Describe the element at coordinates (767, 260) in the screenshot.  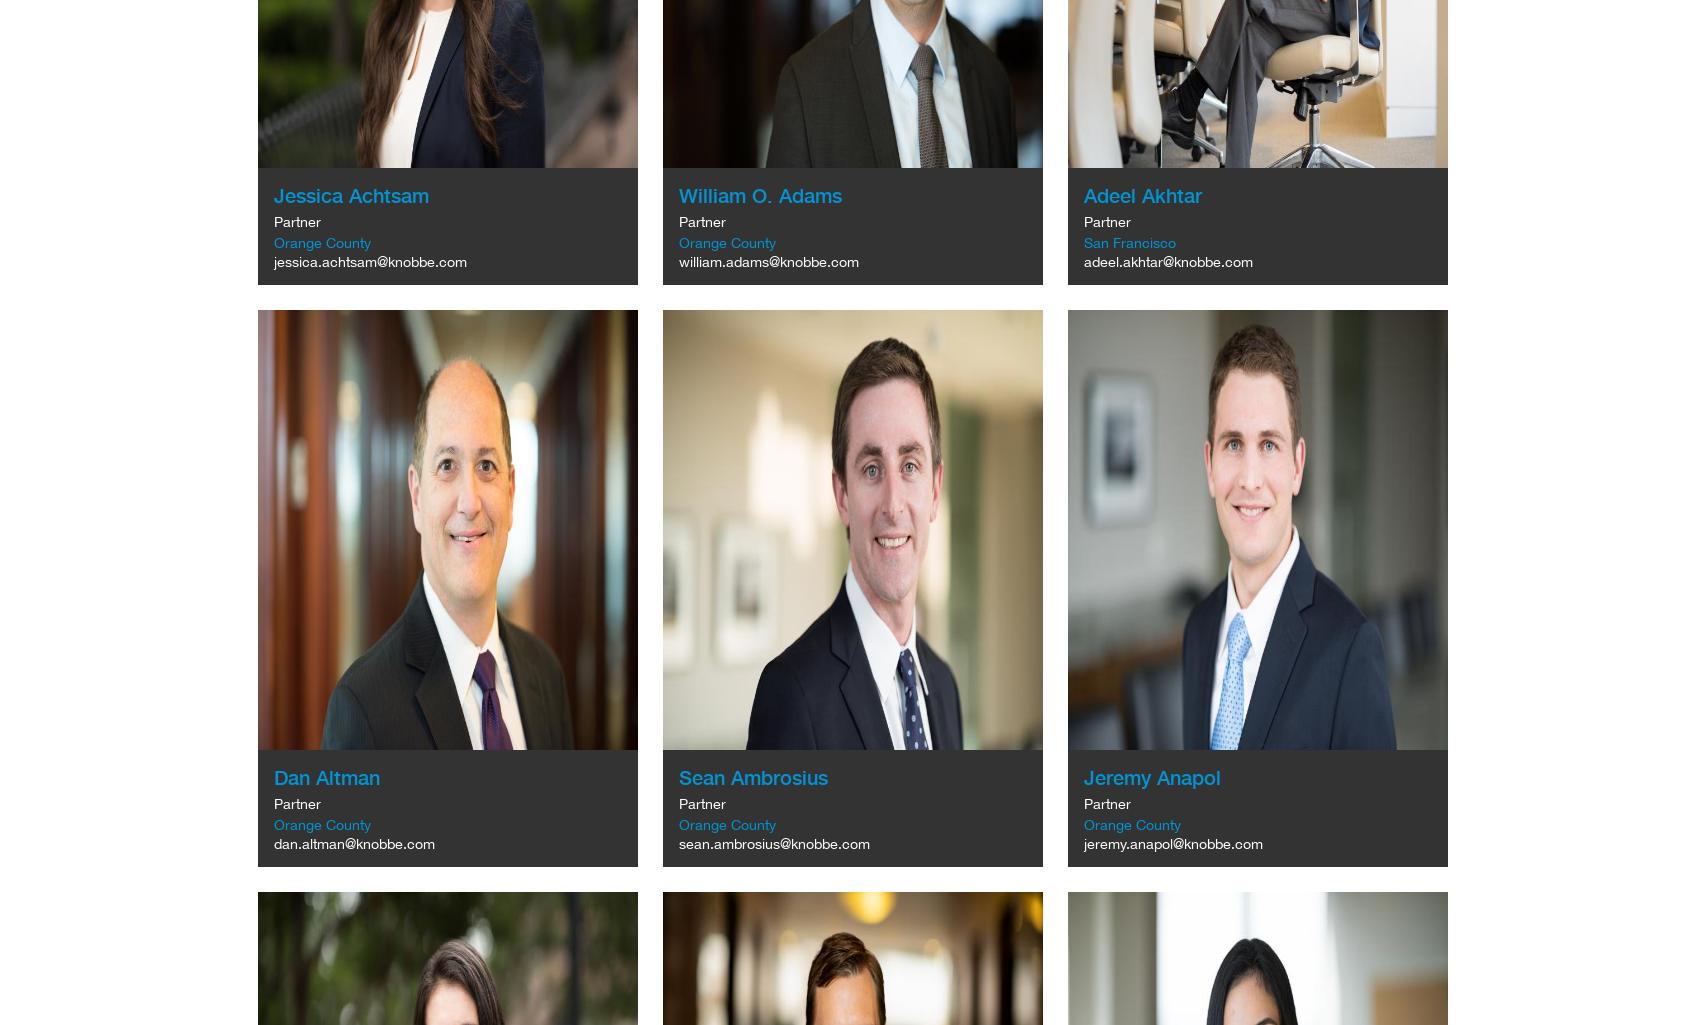
I see `'william.adams@knobbe.com'` at that location.